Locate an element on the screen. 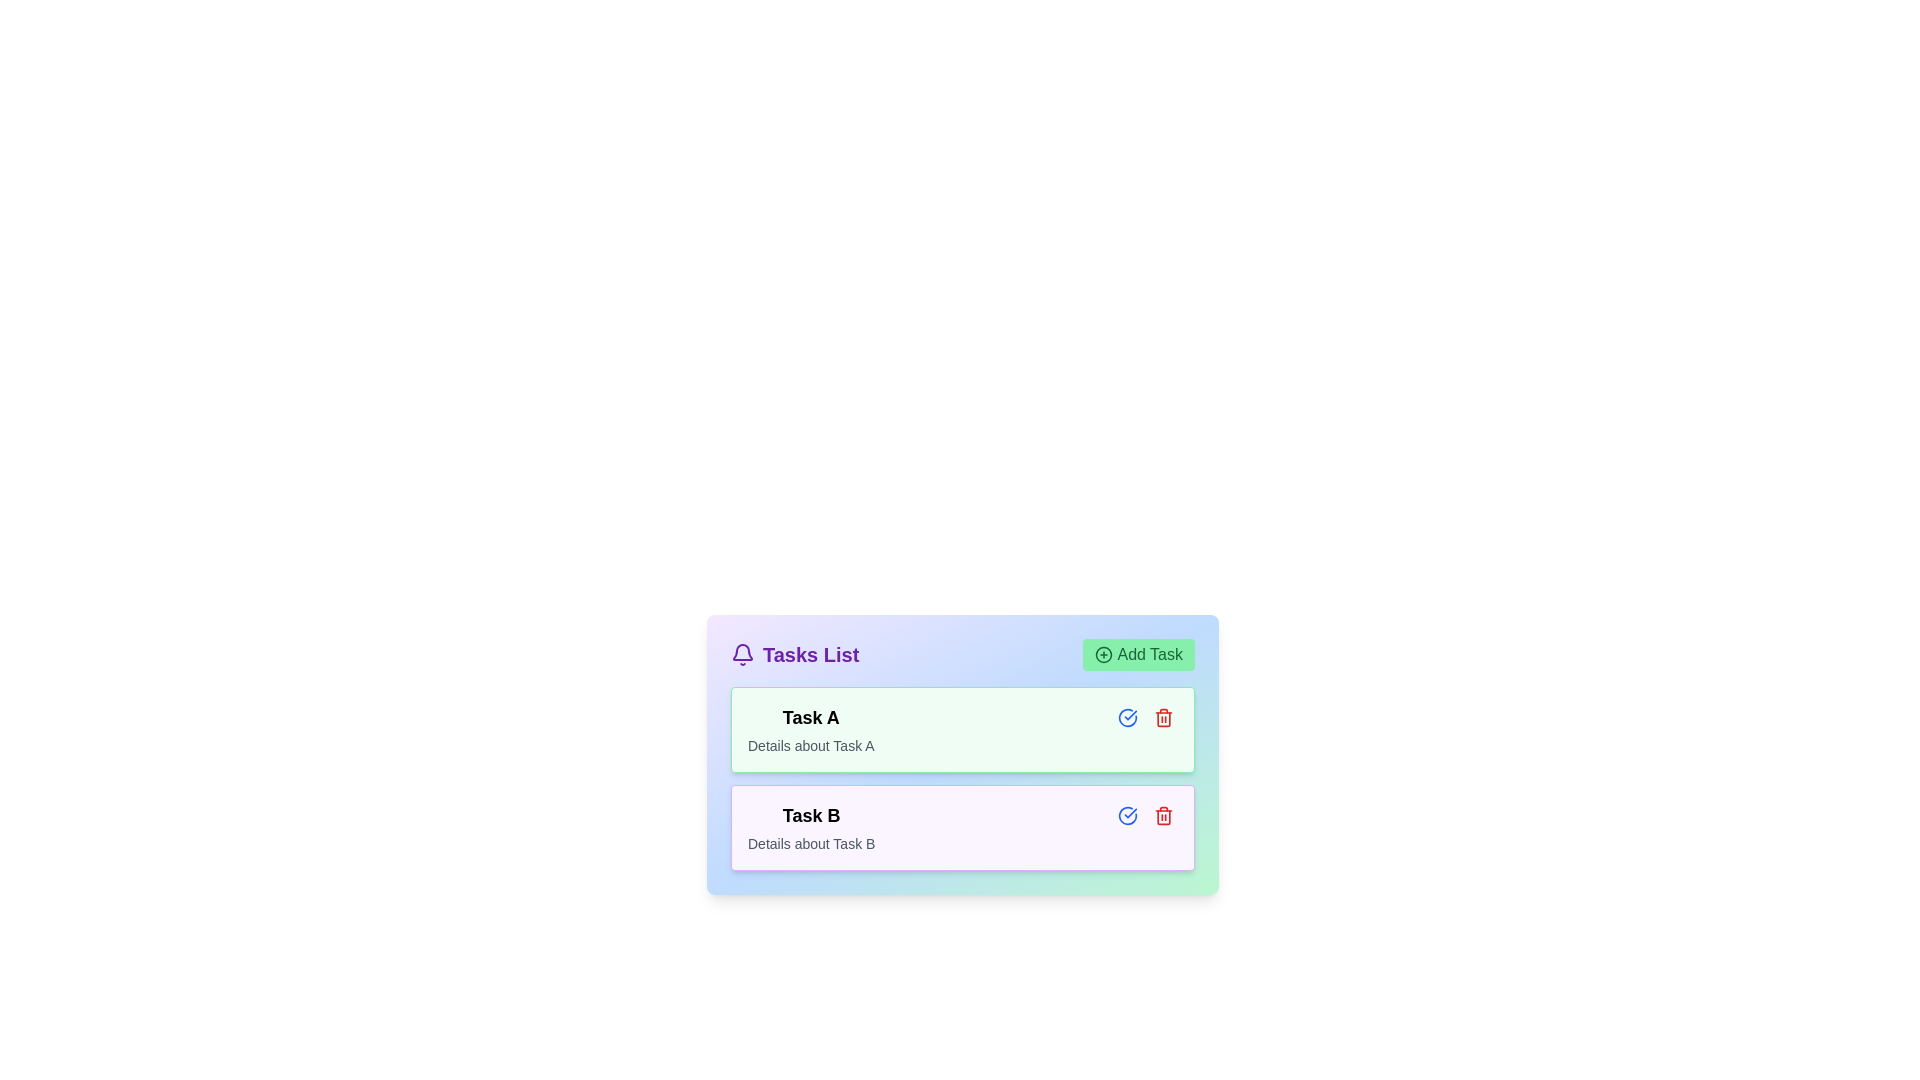  the primary title text label for a task item in the task listing interface, positioned above the 'Details about Task A' text element is located at coordinates (811, 716).